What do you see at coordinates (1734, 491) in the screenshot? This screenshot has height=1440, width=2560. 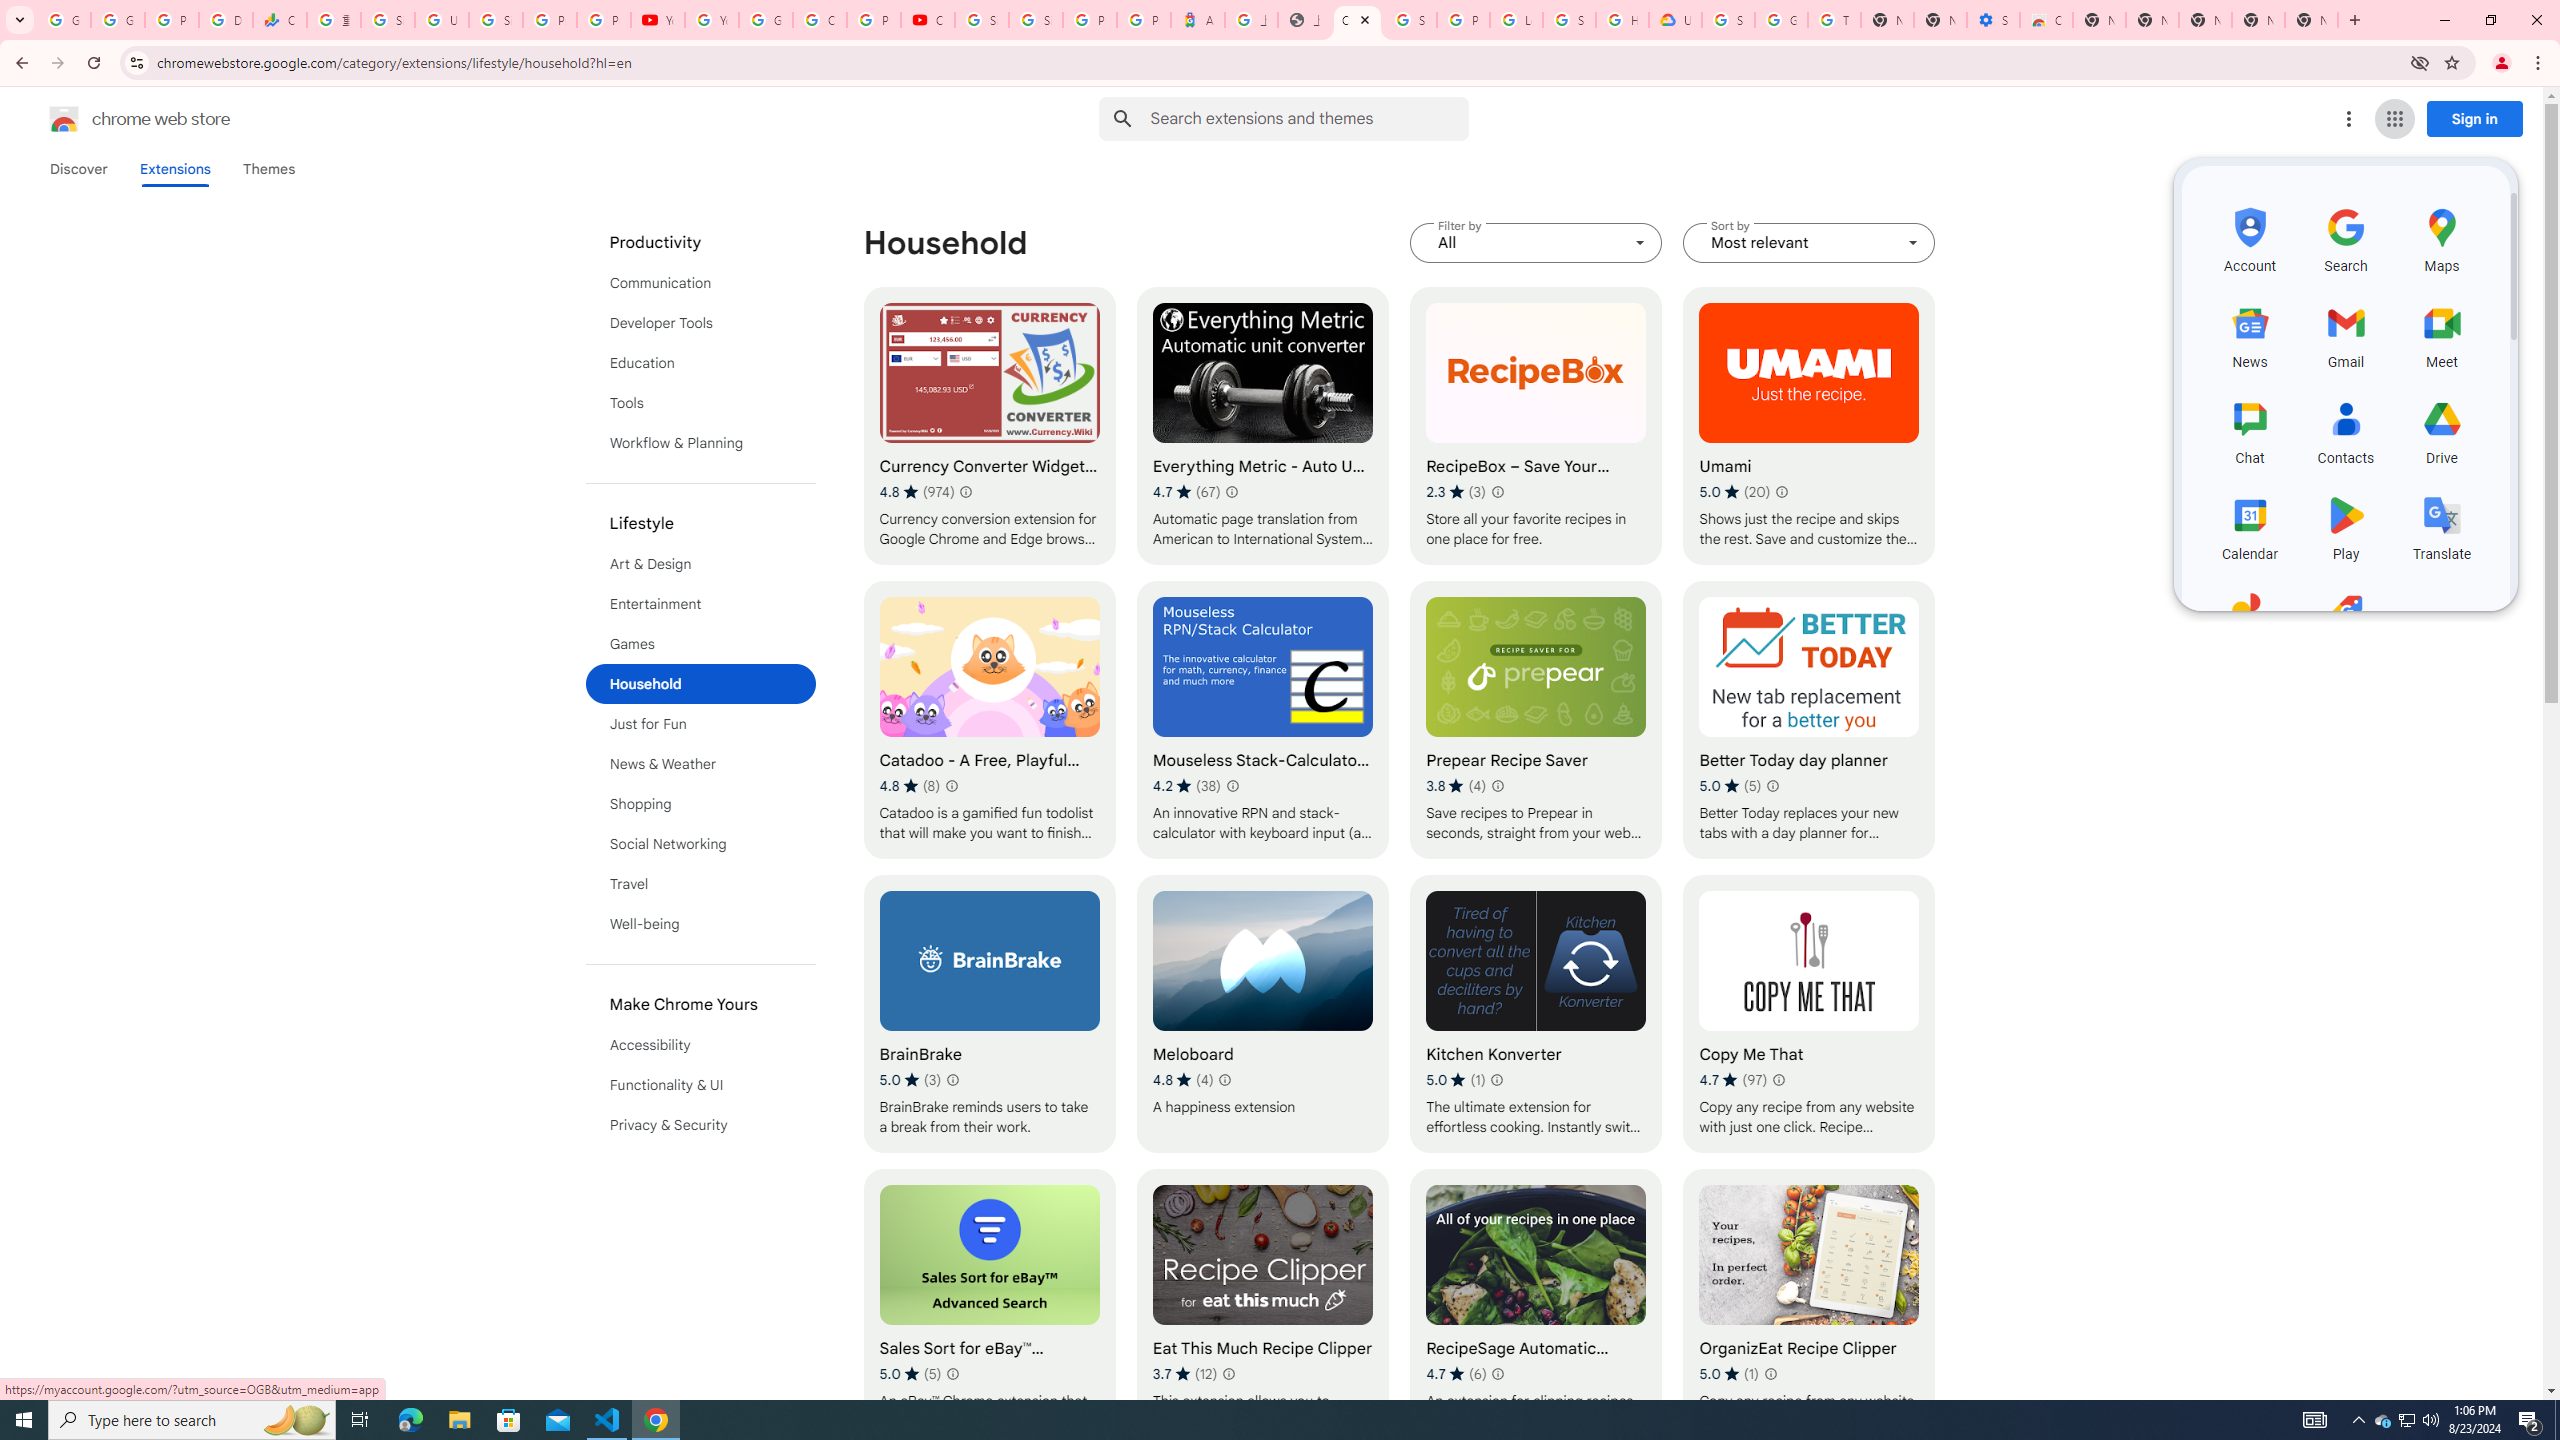 I see `'Average rating 5 out of 5 stars. 20 ratings.'` at bounding box center [1734, 491].